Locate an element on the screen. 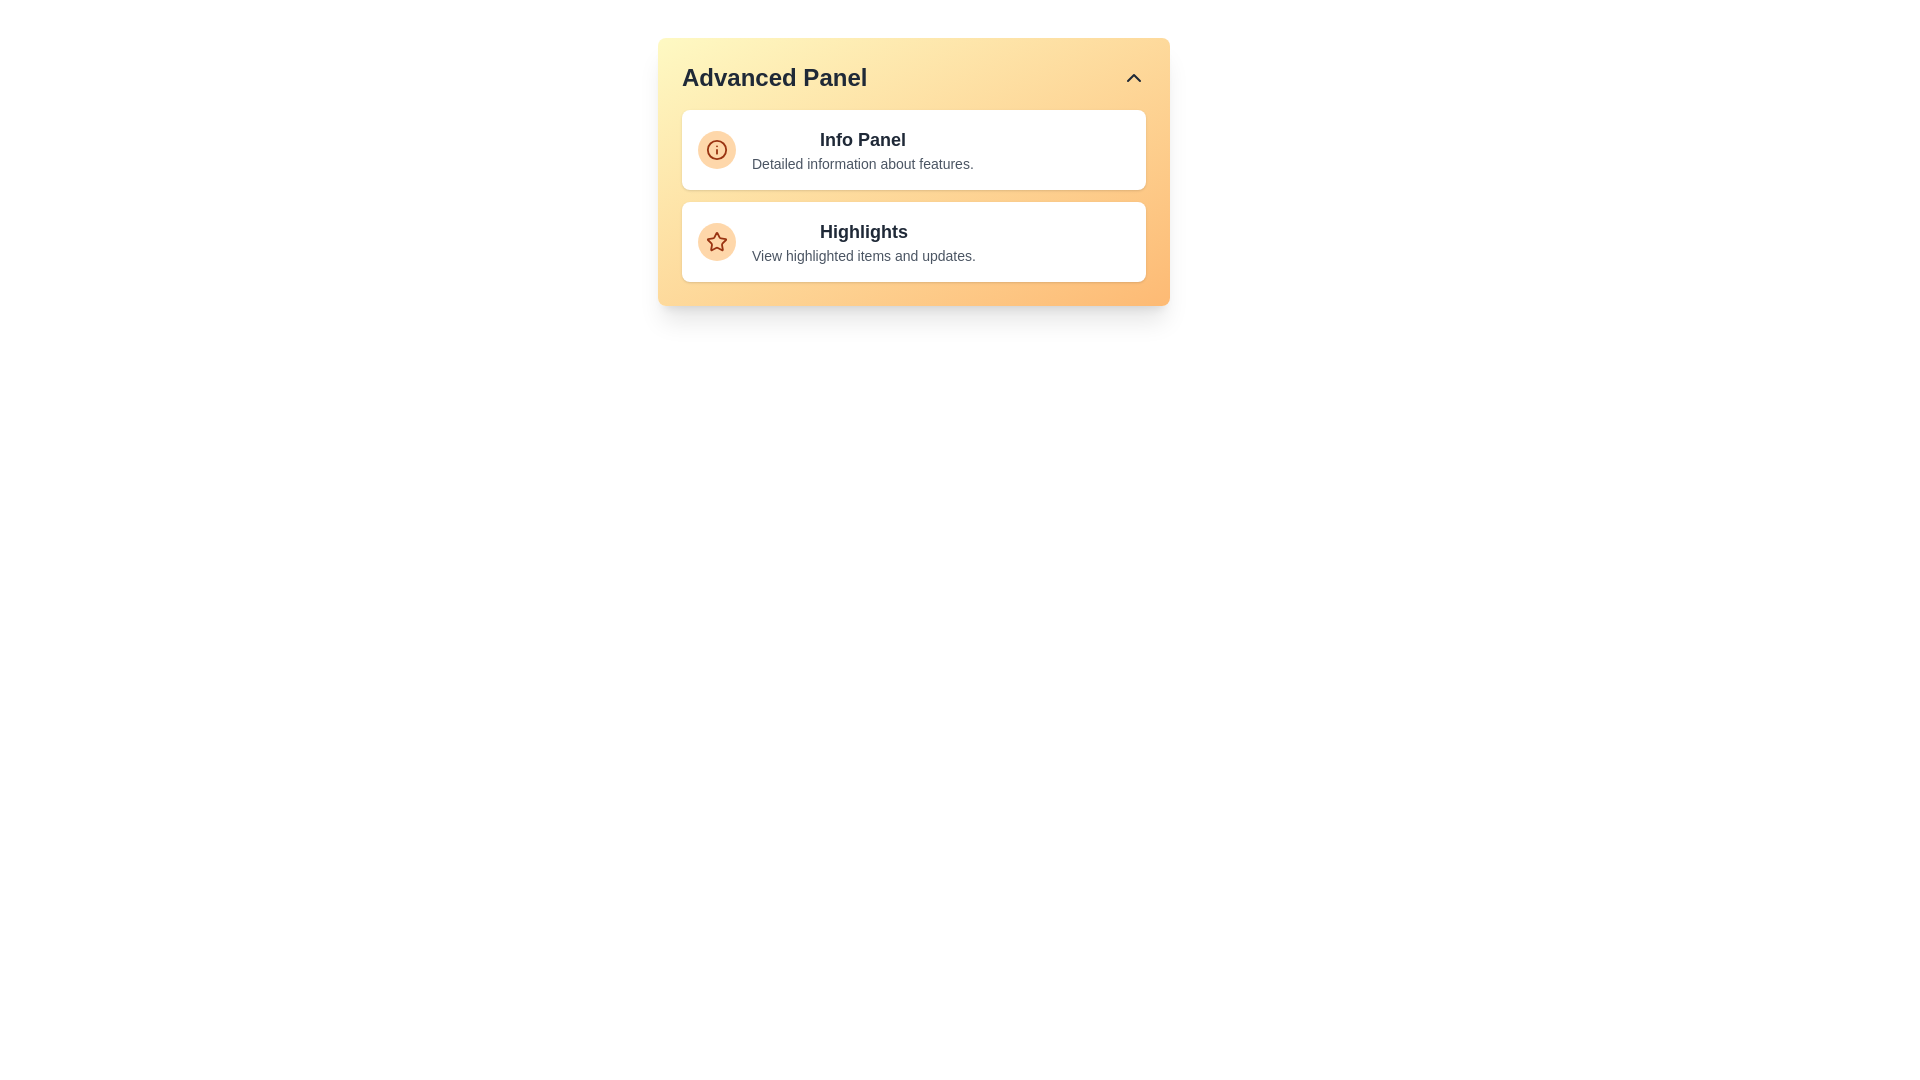 This screenshot has height=1080, width=1920. the item card labeled 'Highlights' within the panel is located at coordinates (912, 241).